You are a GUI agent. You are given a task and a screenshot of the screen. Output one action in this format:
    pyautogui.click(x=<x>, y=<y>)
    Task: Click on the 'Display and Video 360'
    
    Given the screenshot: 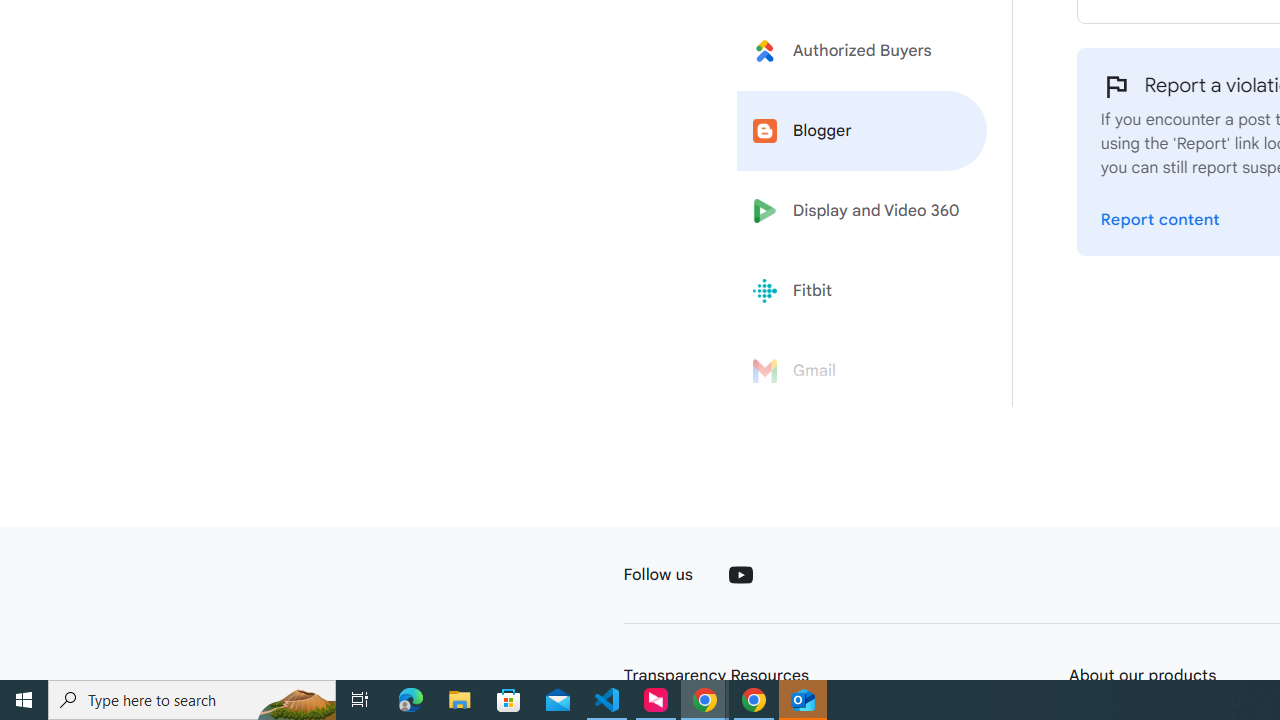 What is the action you would take?
    pyautogui.click(x=862, y=211)
    